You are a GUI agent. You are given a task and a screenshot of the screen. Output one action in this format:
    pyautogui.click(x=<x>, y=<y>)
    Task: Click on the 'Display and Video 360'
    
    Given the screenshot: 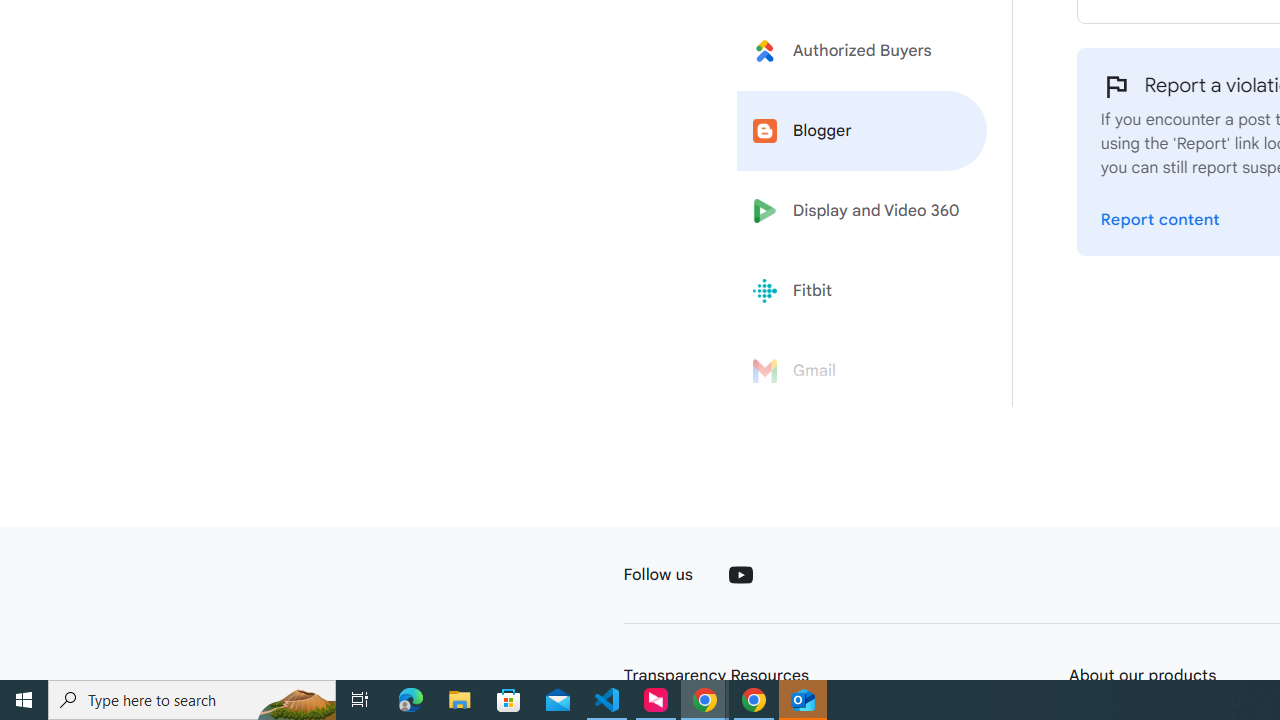 What is the action you would take?
    pyautogui.click(x=862, y=211)
    